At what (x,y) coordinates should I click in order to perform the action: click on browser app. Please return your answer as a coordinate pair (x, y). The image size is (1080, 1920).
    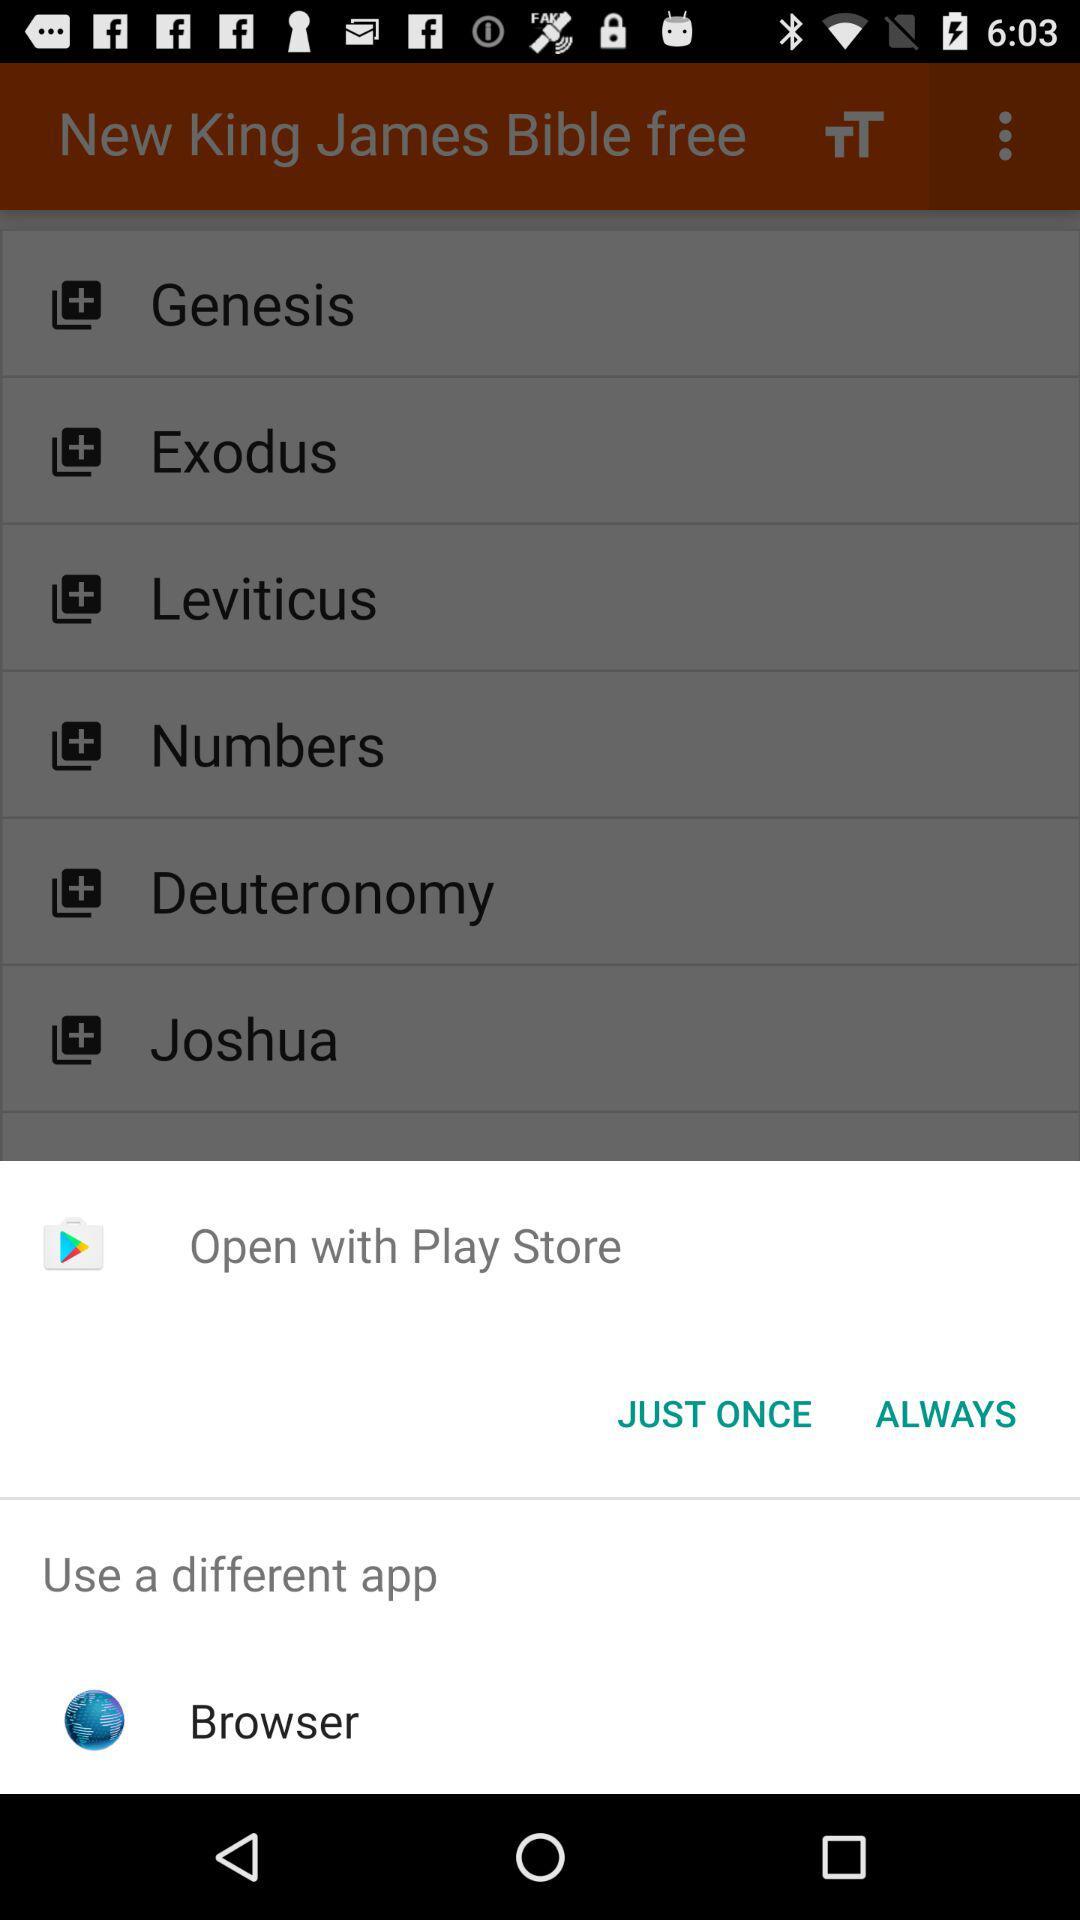
    Looking at the image, I should click on (274, 1719).